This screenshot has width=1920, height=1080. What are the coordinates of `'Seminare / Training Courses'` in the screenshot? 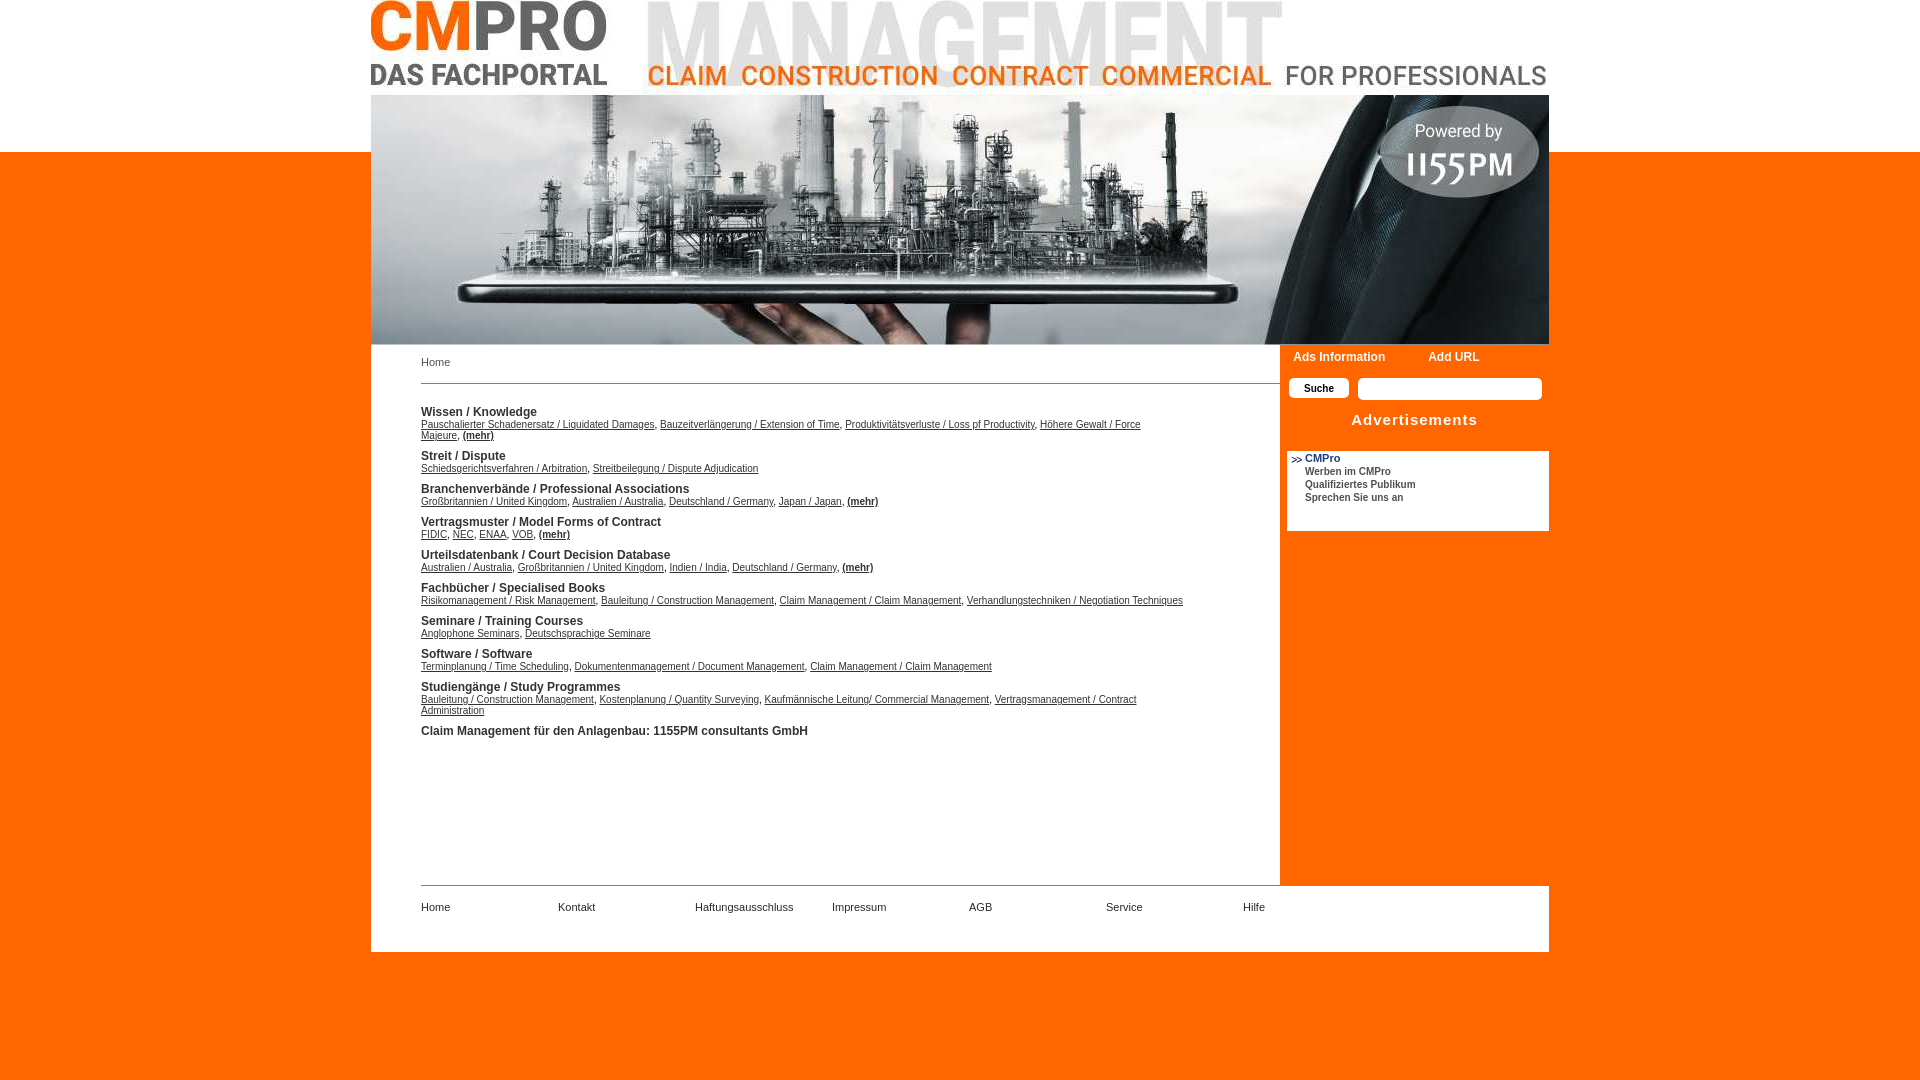 It's located at (502, 620).